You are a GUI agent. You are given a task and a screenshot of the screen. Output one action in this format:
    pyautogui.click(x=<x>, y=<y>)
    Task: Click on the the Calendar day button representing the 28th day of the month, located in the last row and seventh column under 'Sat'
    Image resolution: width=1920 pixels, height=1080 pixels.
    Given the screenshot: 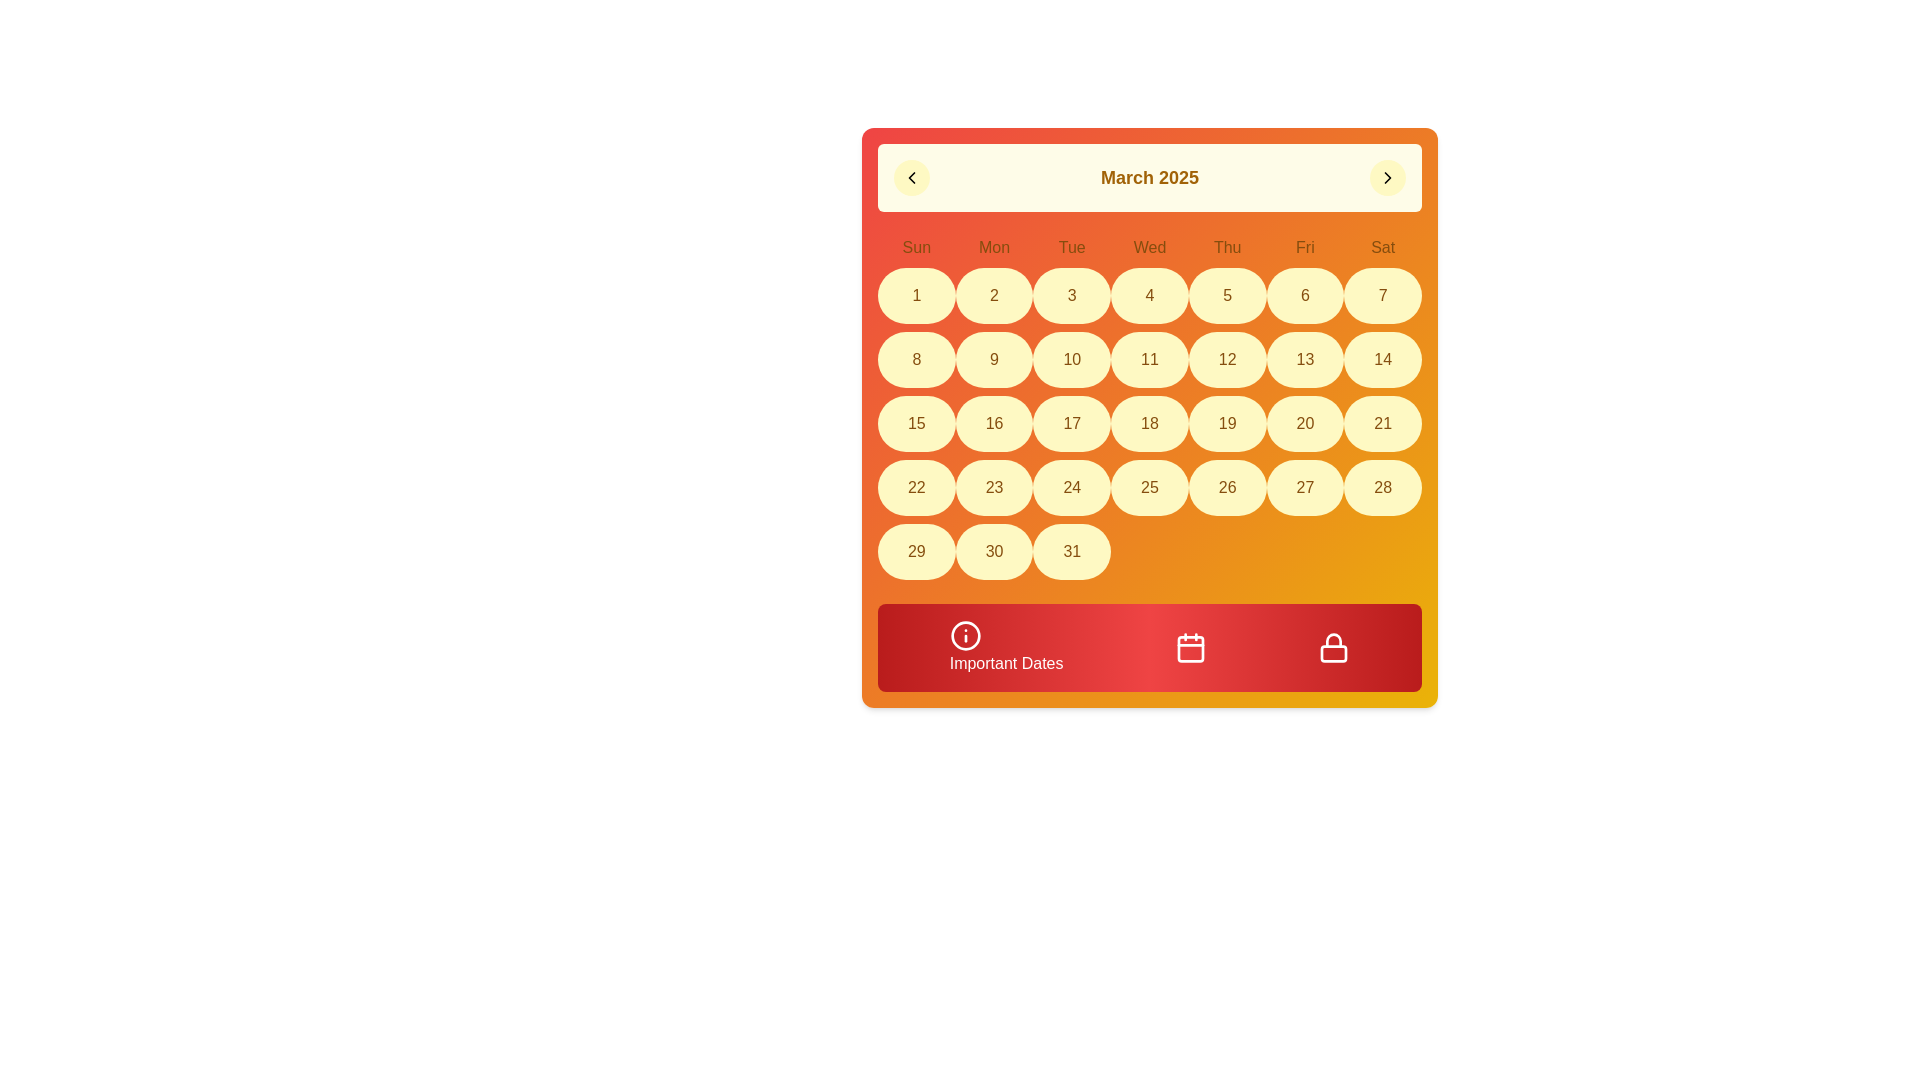 What is the action you would take?
    pyautogui.click(x=1381, y=488)
    